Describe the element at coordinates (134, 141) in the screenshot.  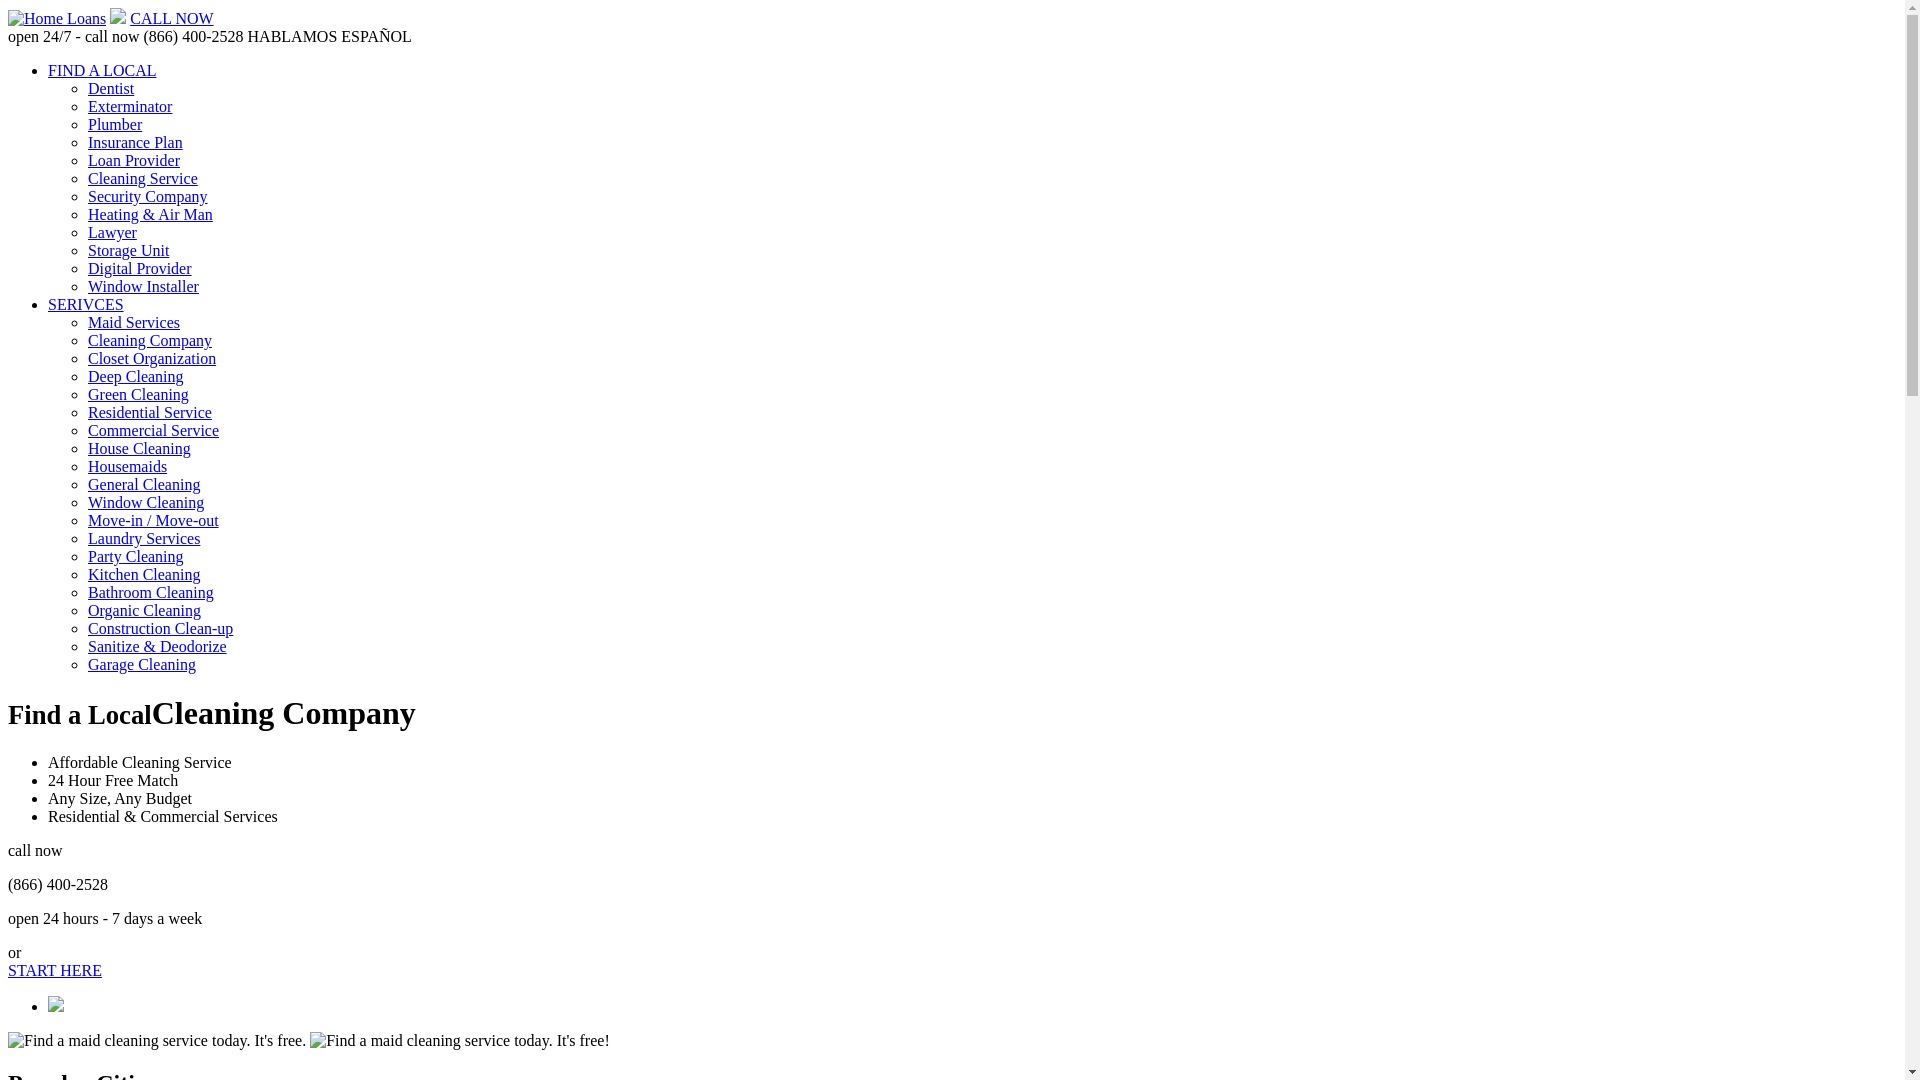
I see `'Insurance Plan'` at that location.